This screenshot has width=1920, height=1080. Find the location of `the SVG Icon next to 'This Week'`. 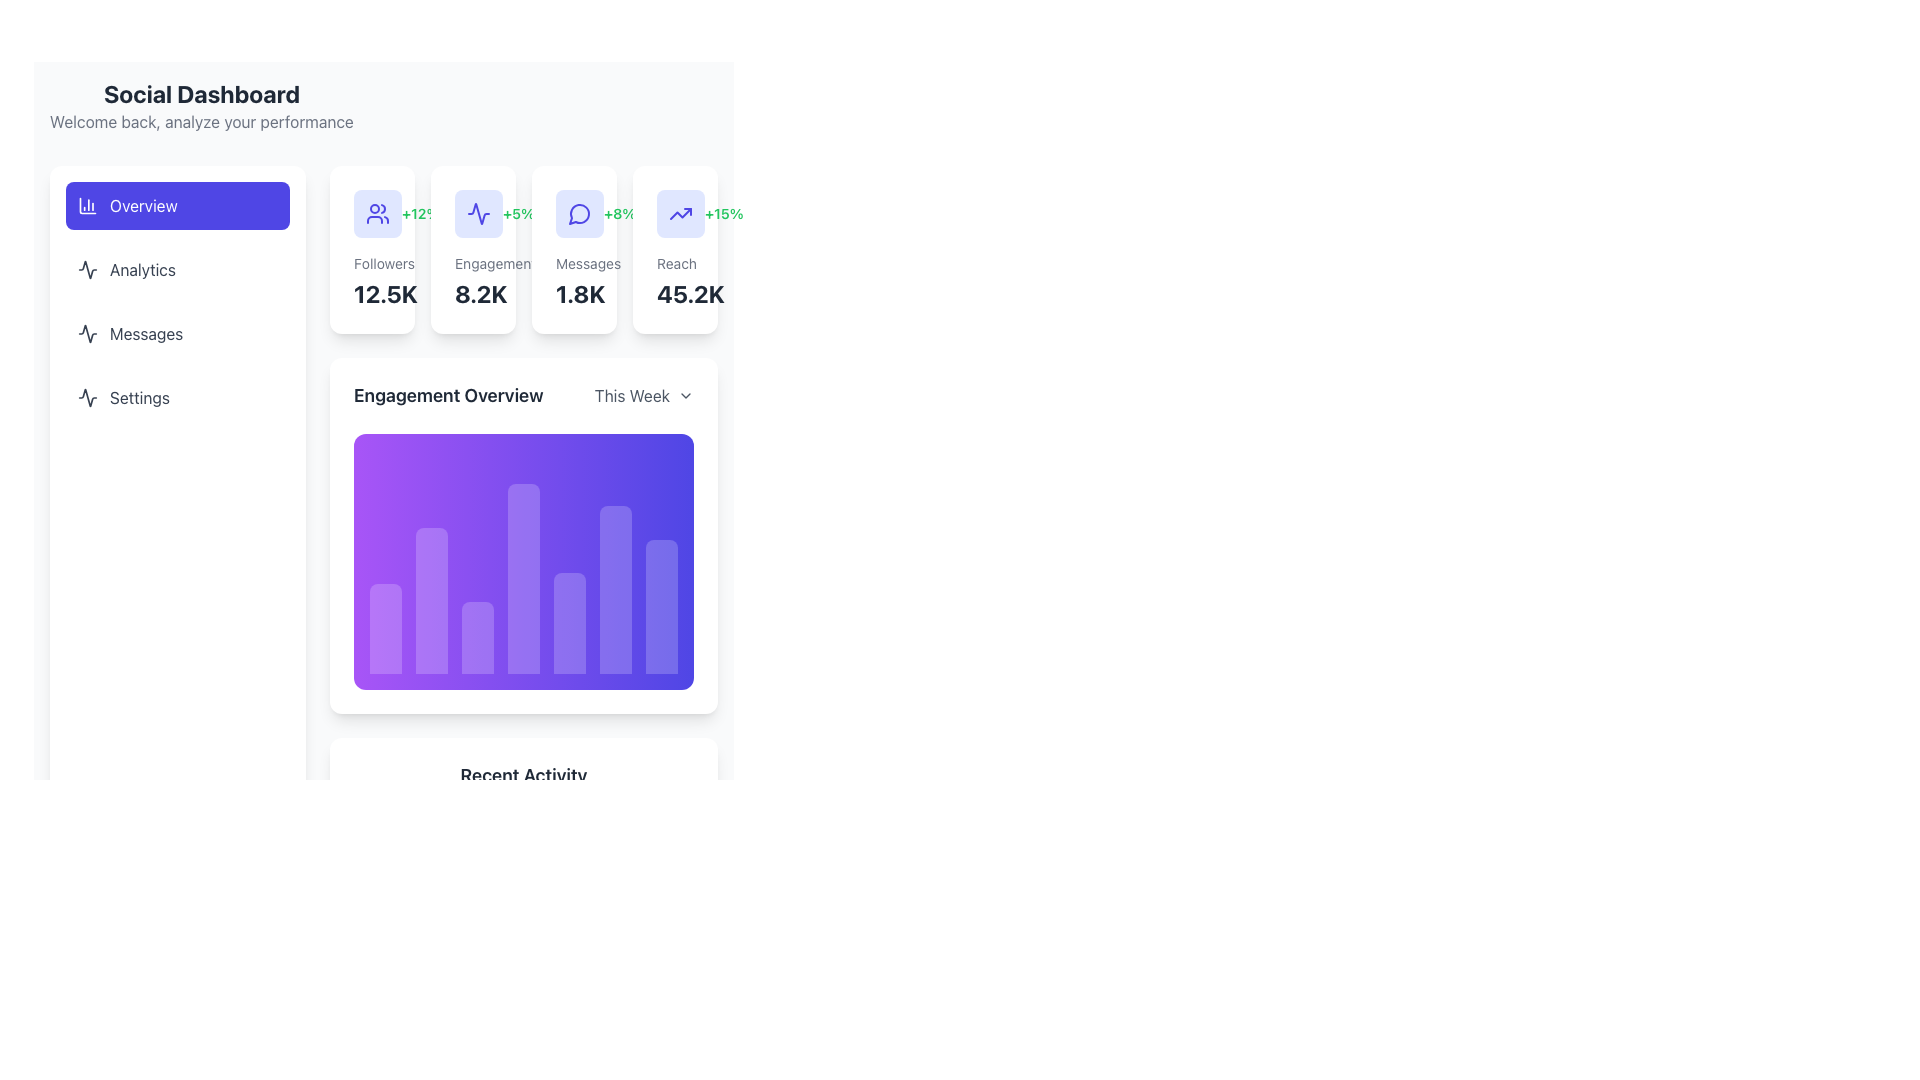

the SVG Icon next to 'This Week' is located at coordinates (686, 396).